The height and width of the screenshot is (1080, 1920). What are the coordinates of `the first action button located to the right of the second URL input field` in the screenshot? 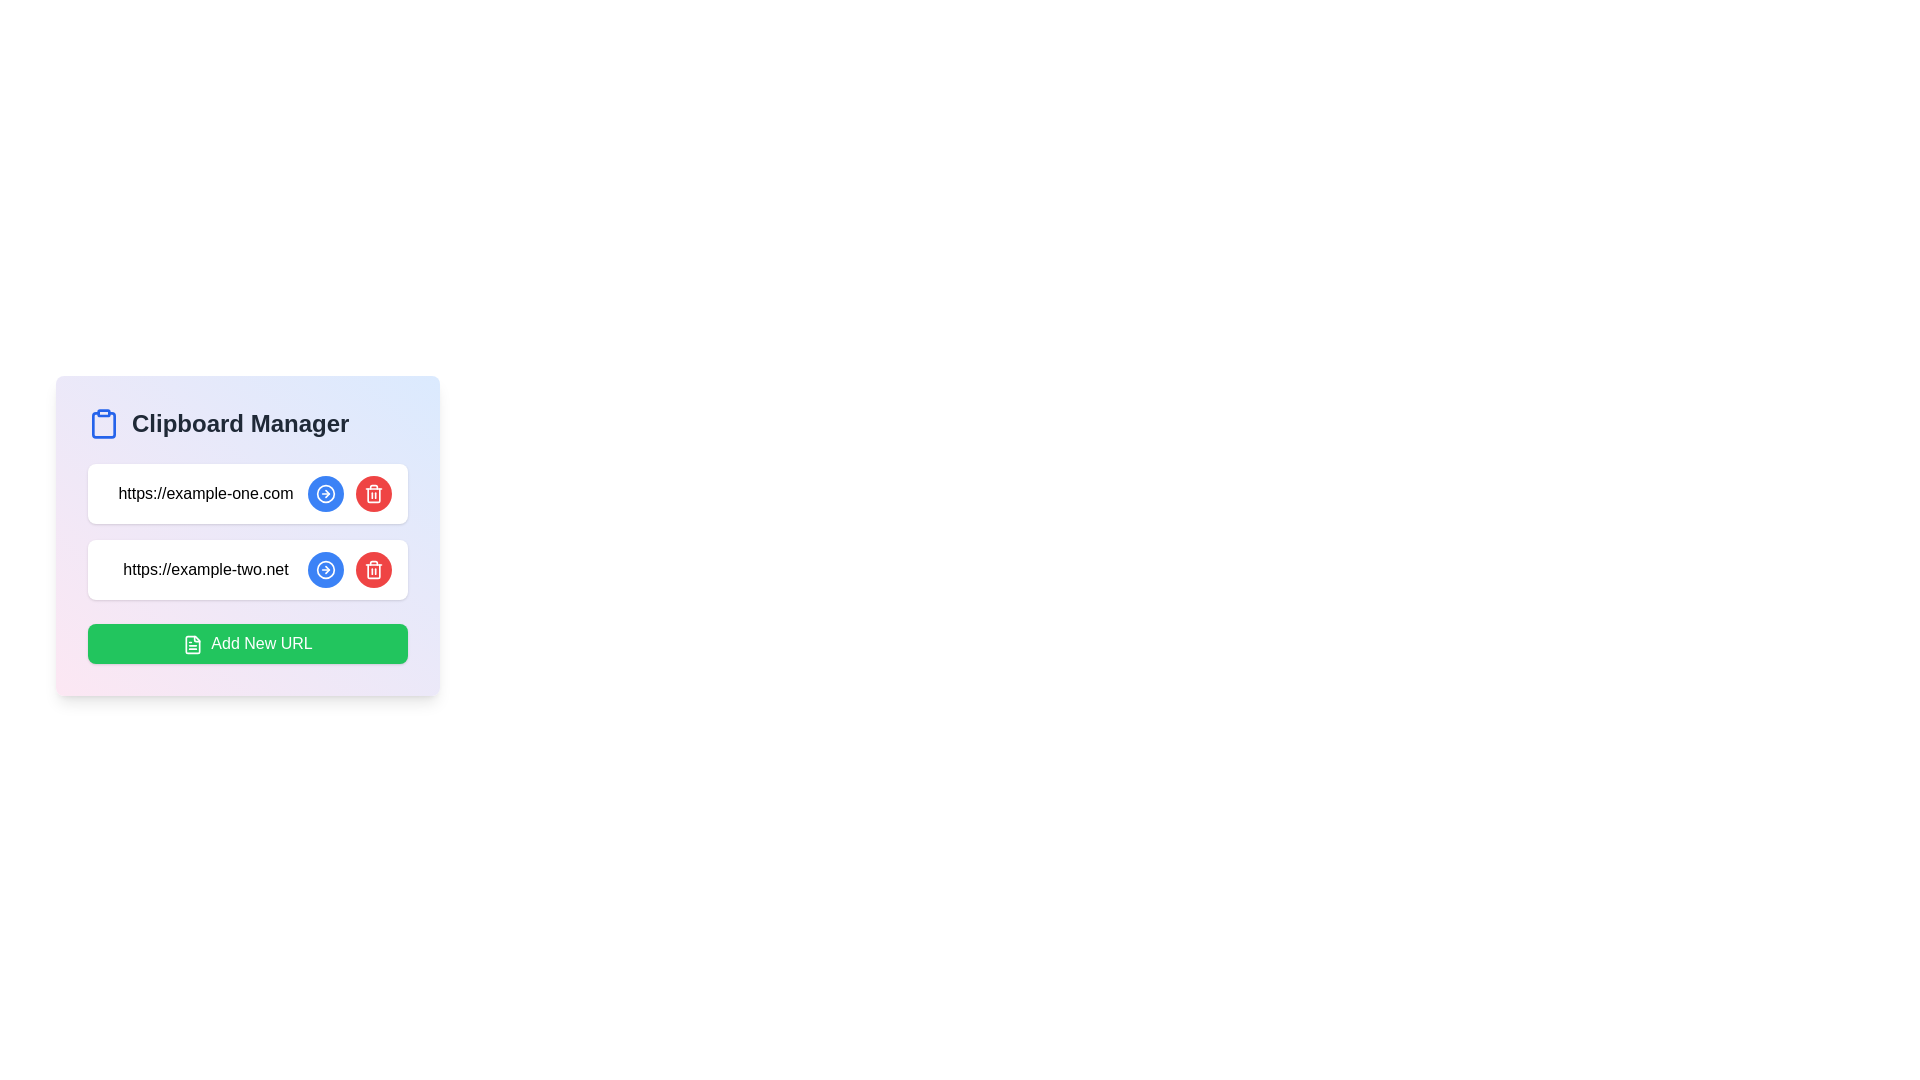 It's located at (326, 570).